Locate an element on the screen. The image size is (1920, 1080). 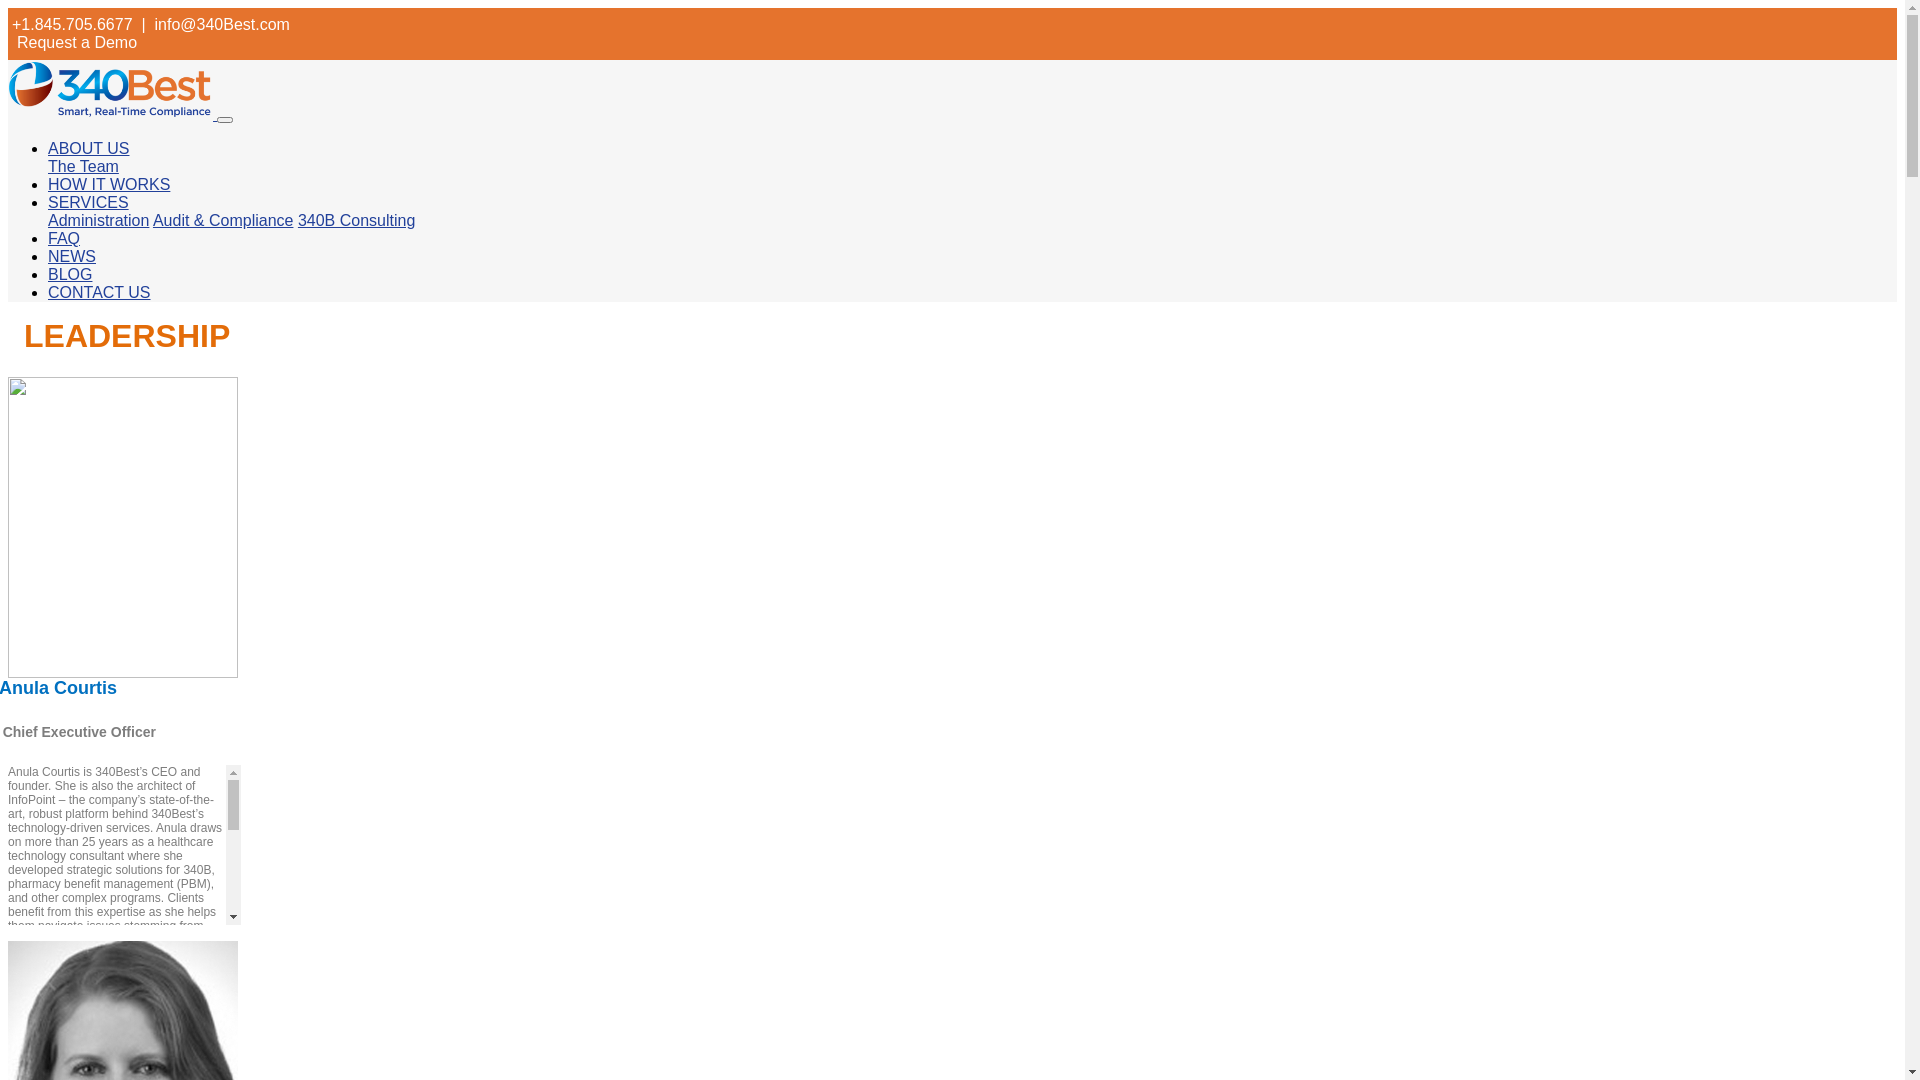
'Request a Demo' is located at coordinates (17, 42).